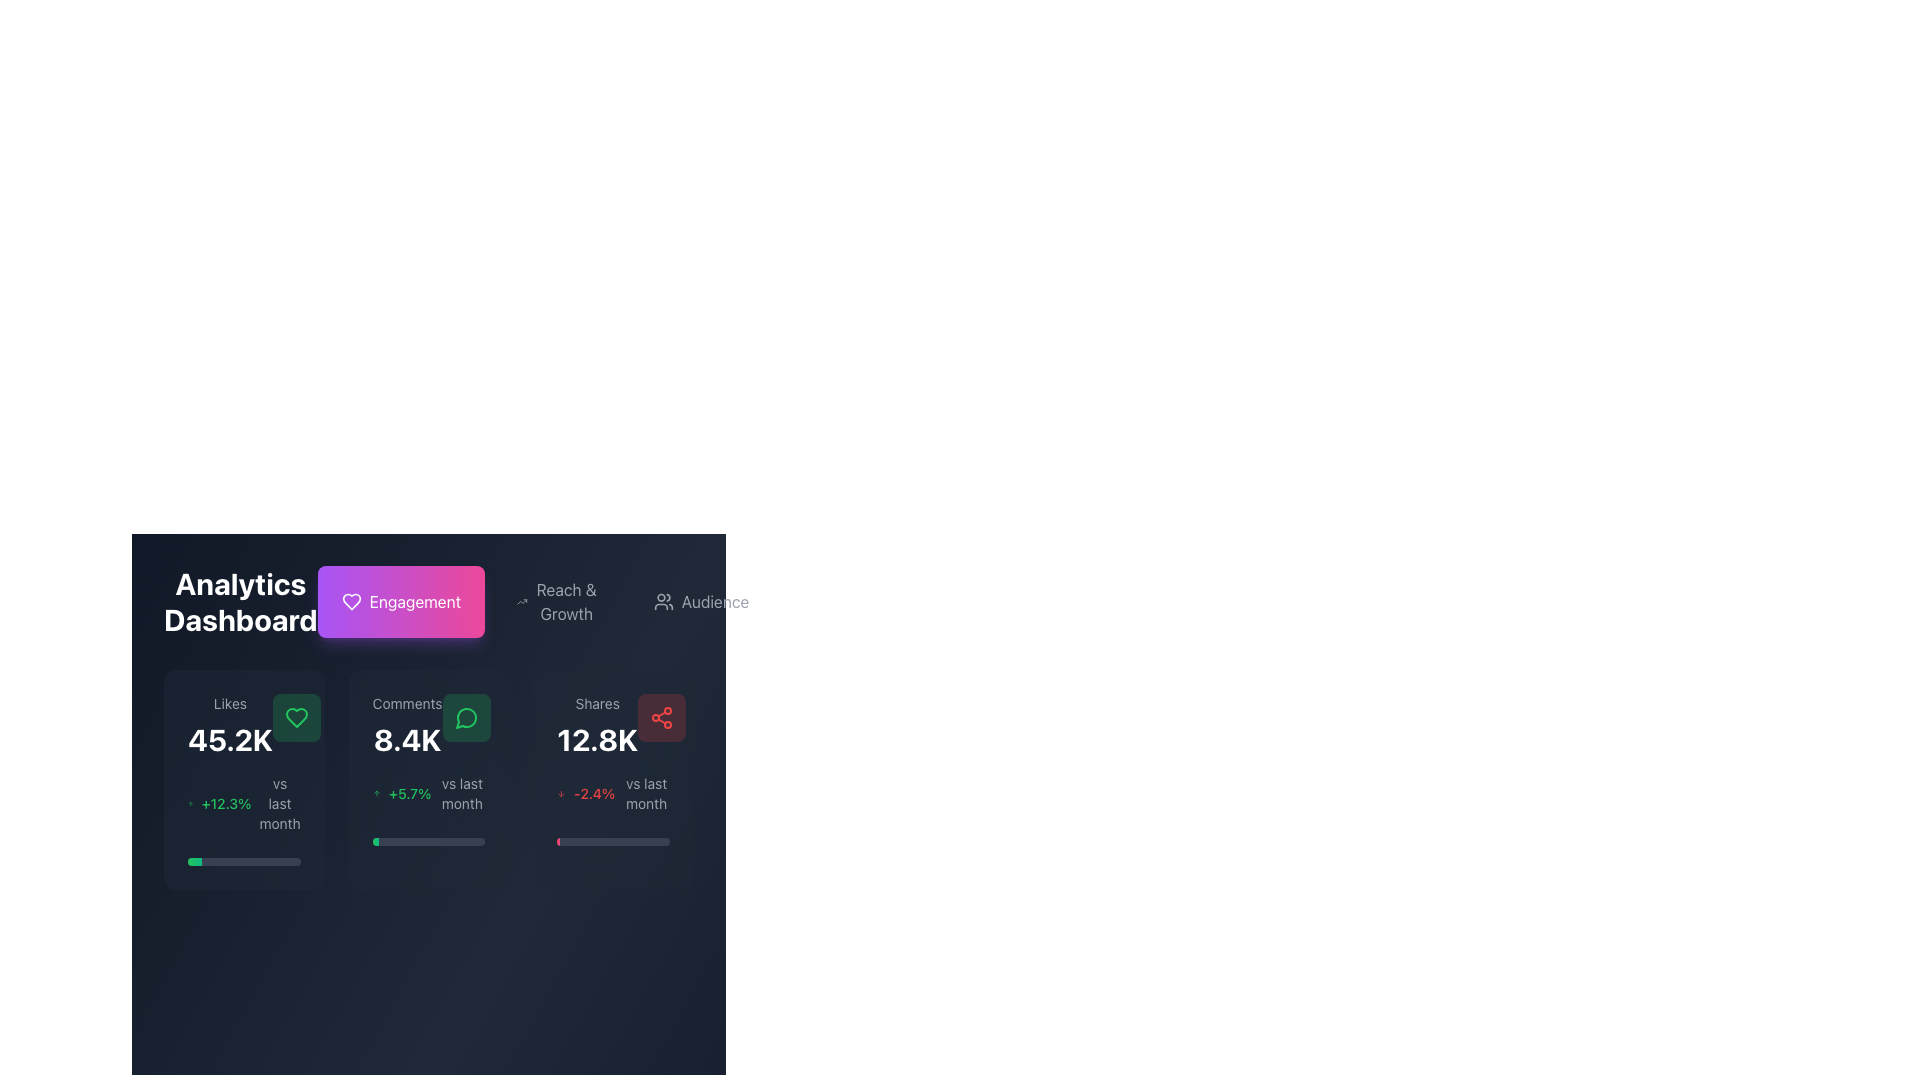 This screenshot has width=1920, height=1080. I want to click on the horizontal progress bar with a dark gray background and rounded corners, which is located at the bottom of the card displaying 'Likes' statistics, so click(243, 860).